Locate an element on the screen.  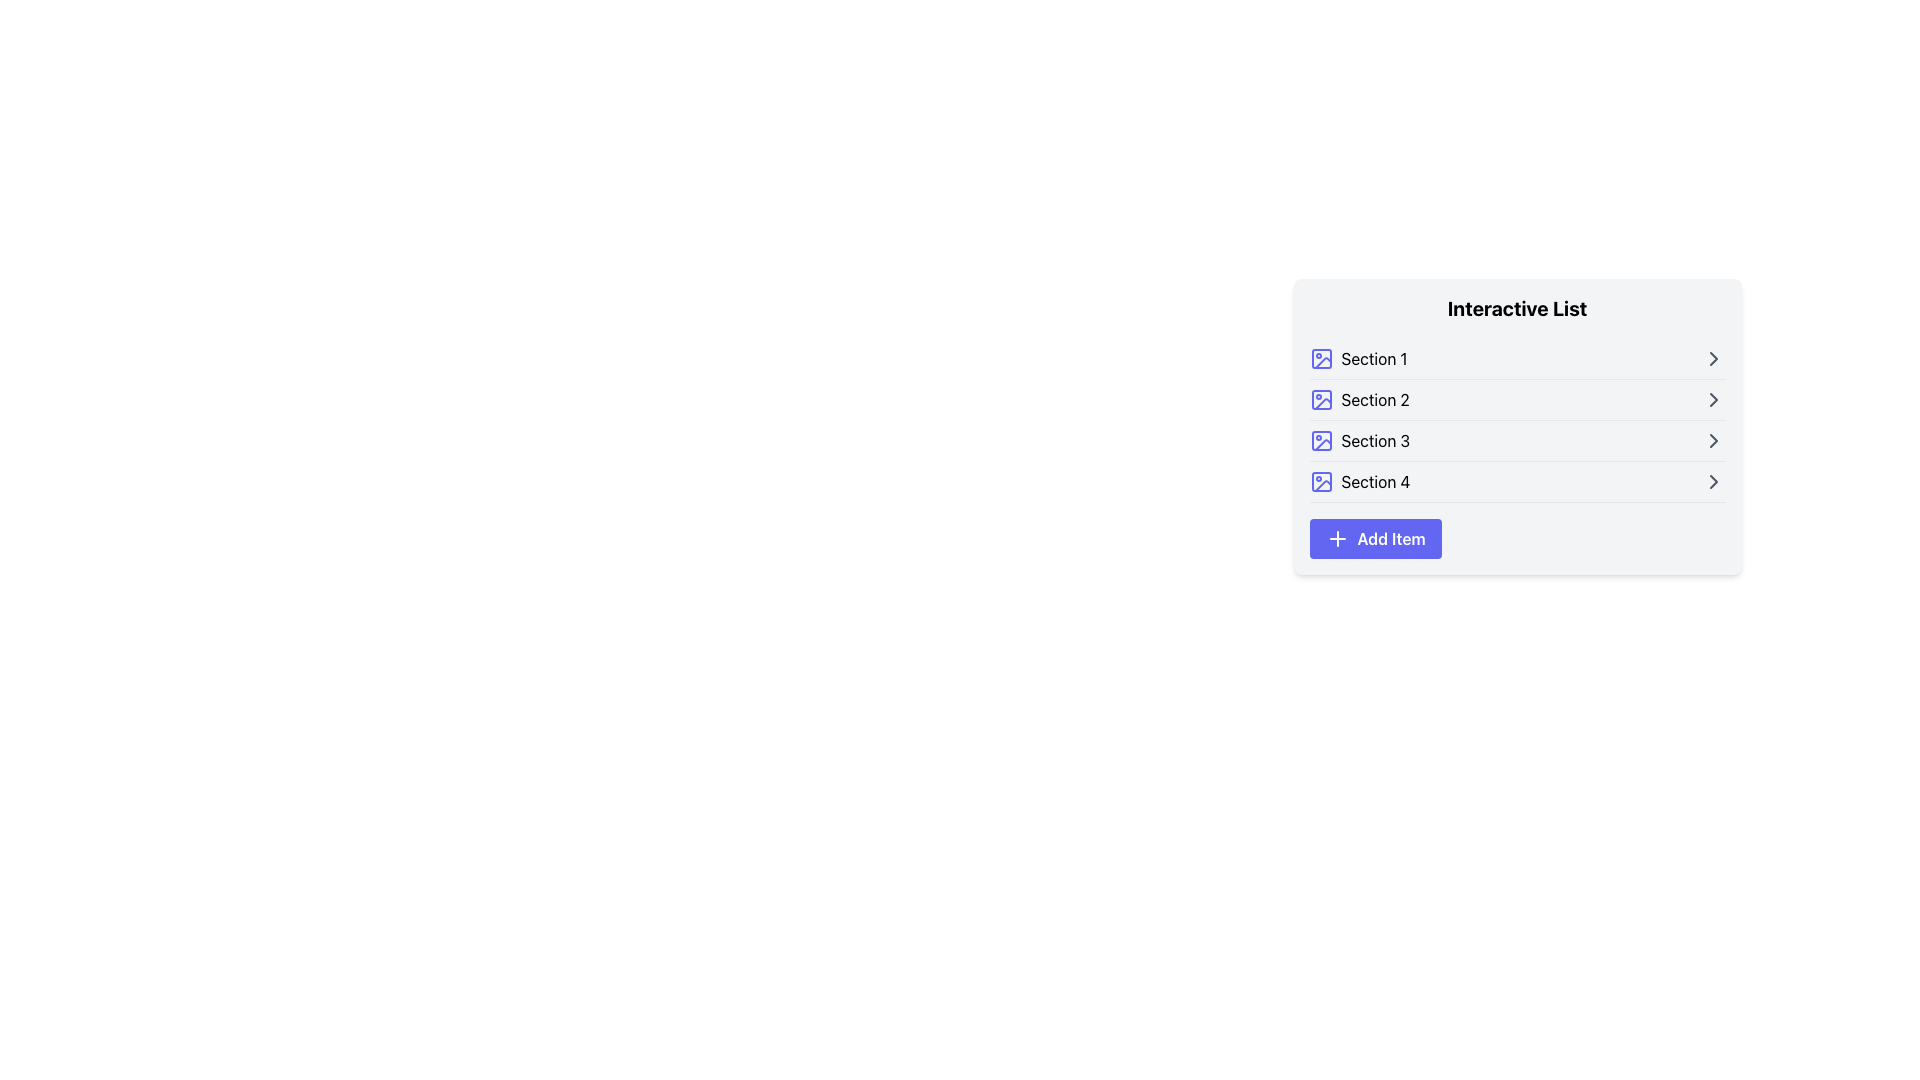
the third item labeled 'Section 3' in the 'Interactive List' is located at coordinates (1359, 439).